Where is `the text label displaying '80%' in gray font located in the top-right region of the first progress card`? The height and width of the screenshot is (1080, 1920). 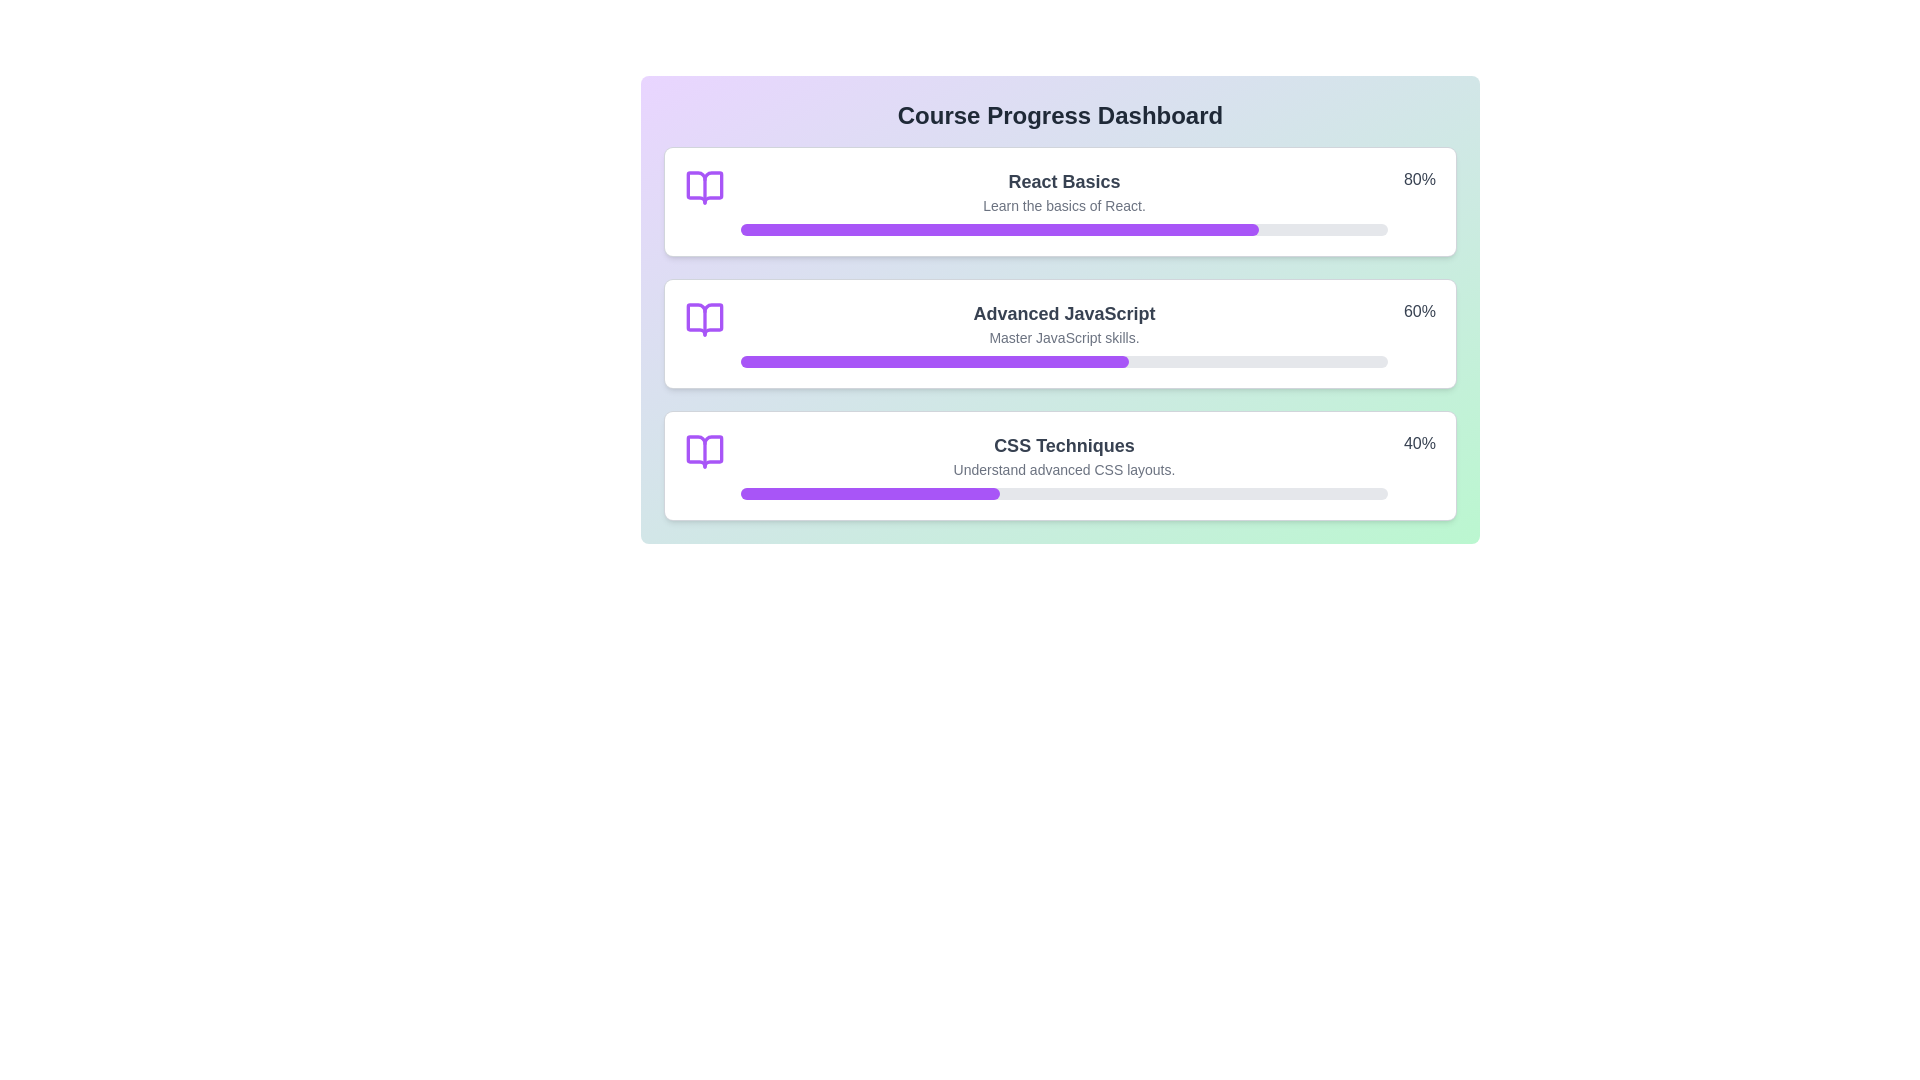
the text label displaying '80%' in gray font located in the top-right region of the first progress card is located at coordinates (1419, 180).